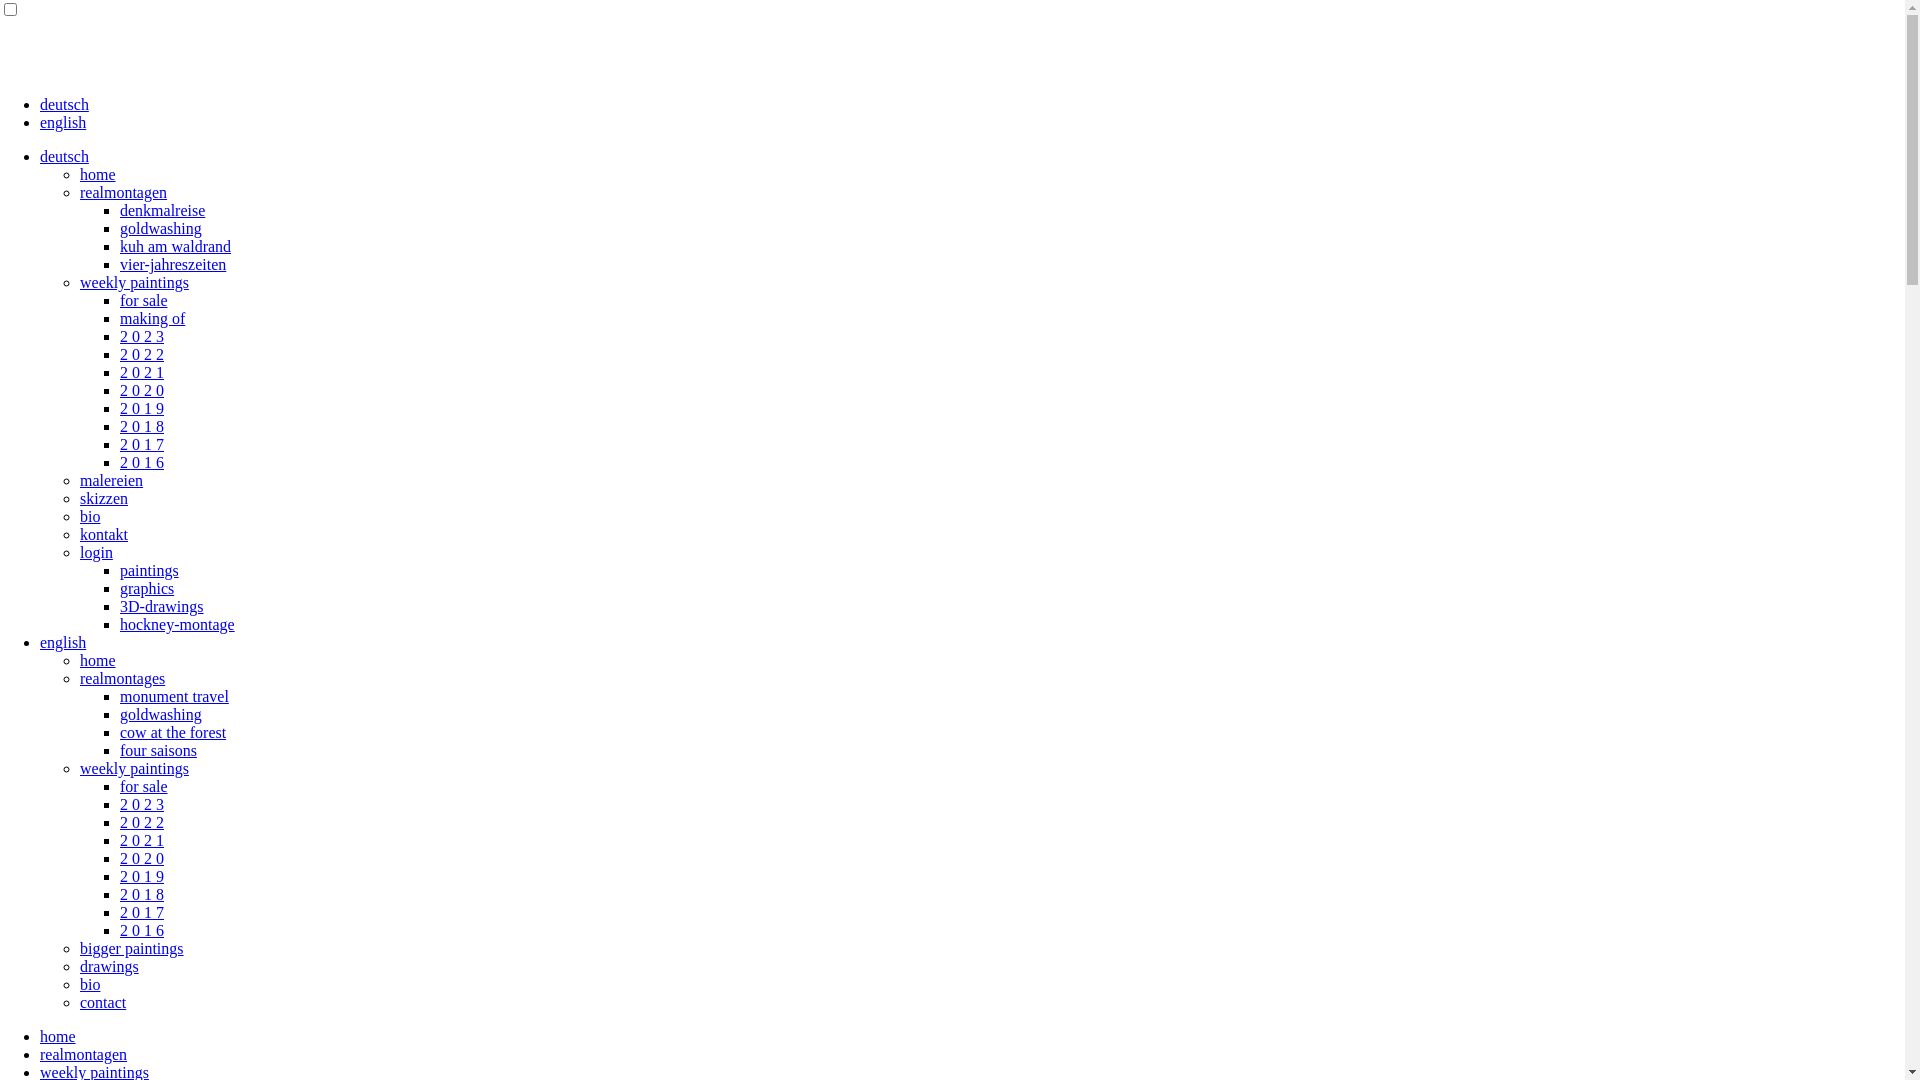  I want to click on 'realmontages', so click(121, 677).